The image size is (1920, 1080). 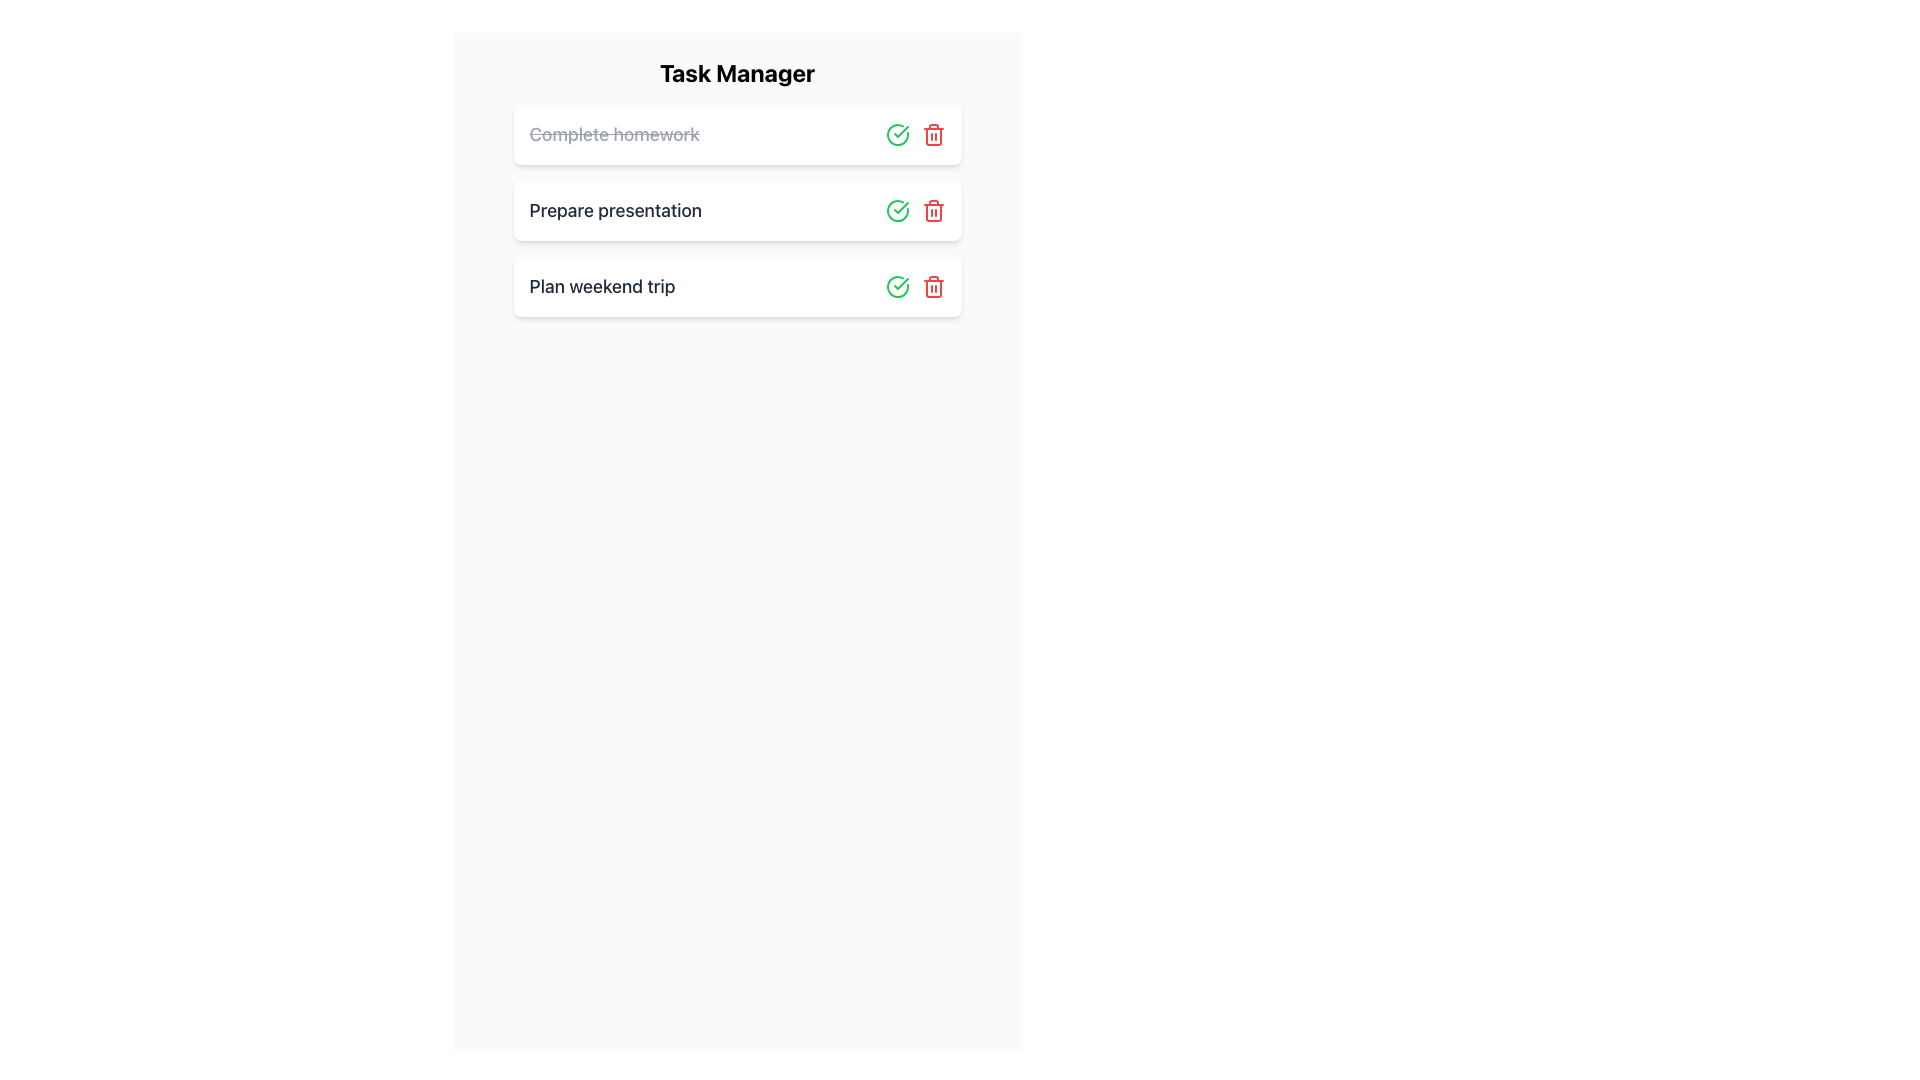 What do you see at coordinates (896, 286) in the screenshot?
I see `the green checkmark icon on the right side of the 'Complete homework' task entry` at bounding box center [896, 286].